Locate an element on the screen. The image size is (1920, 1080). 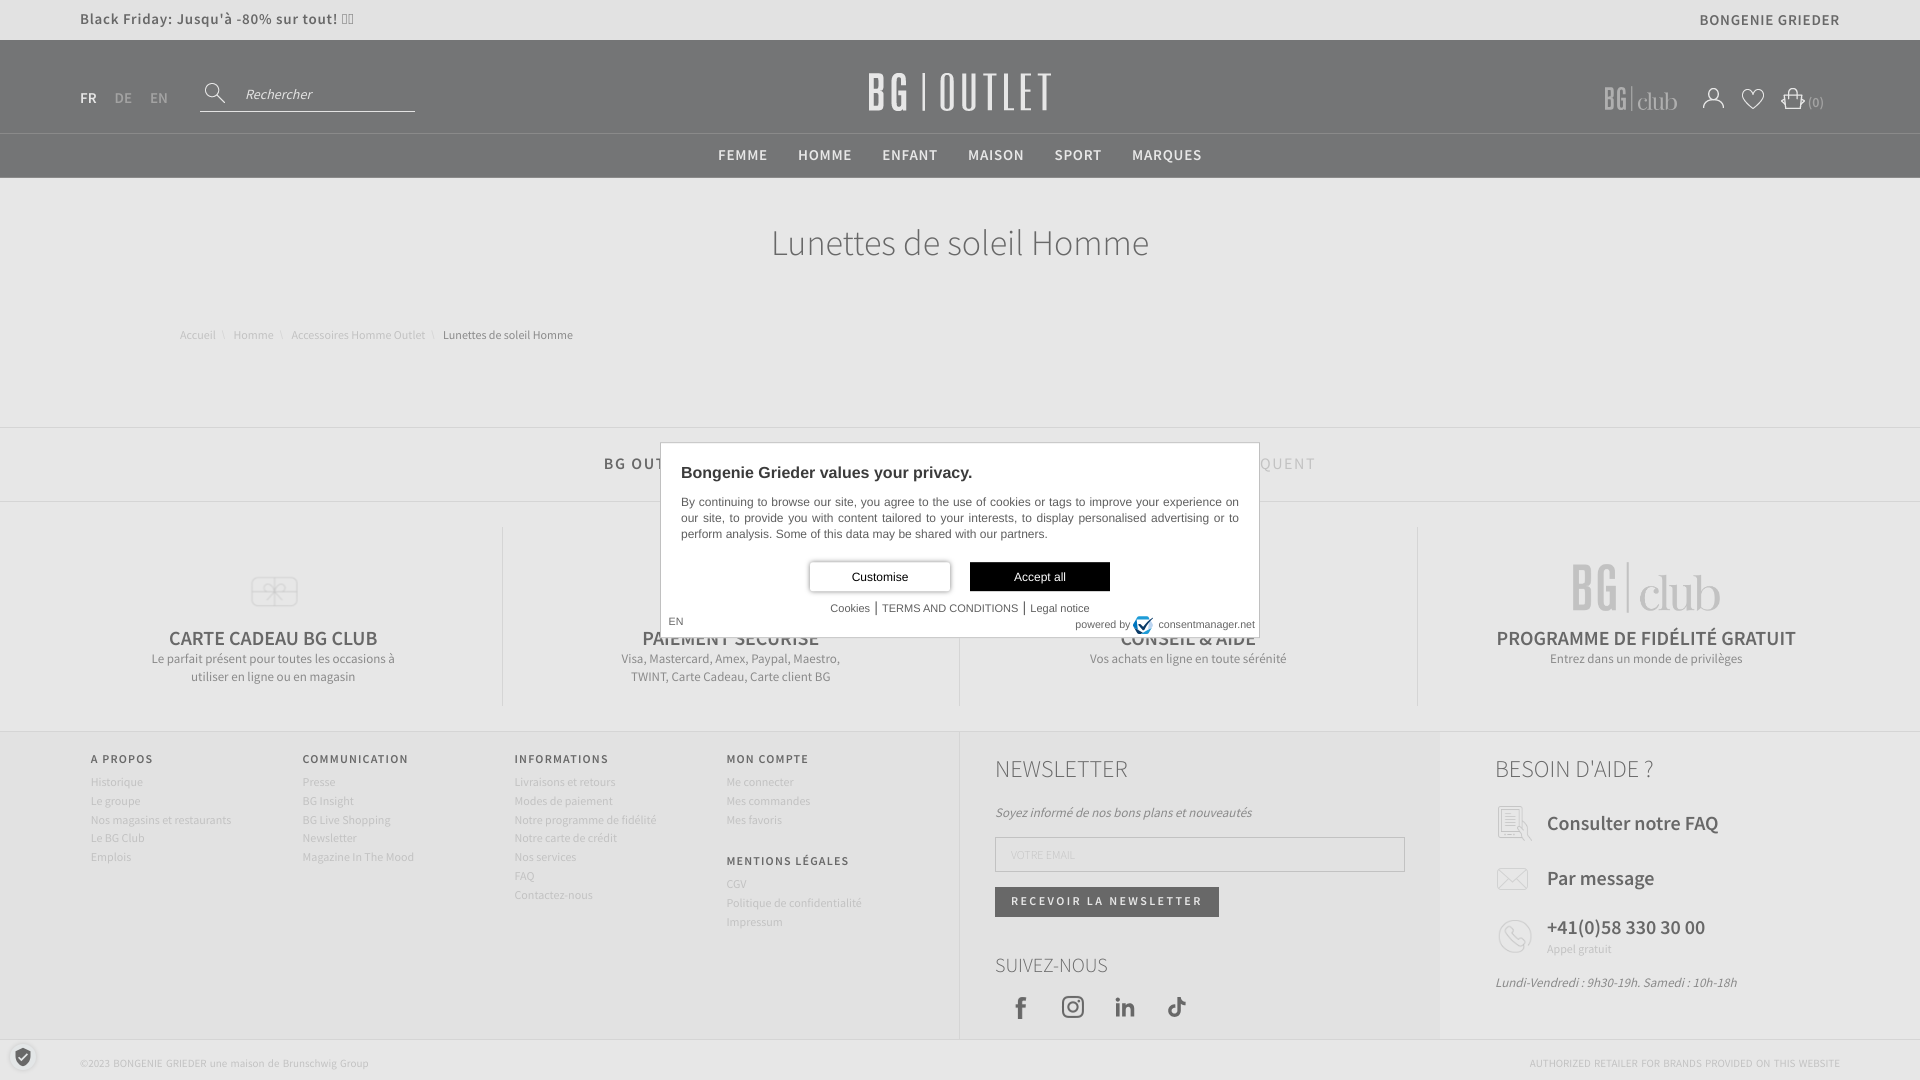
'Homme' is located at coordinates (252, 334).